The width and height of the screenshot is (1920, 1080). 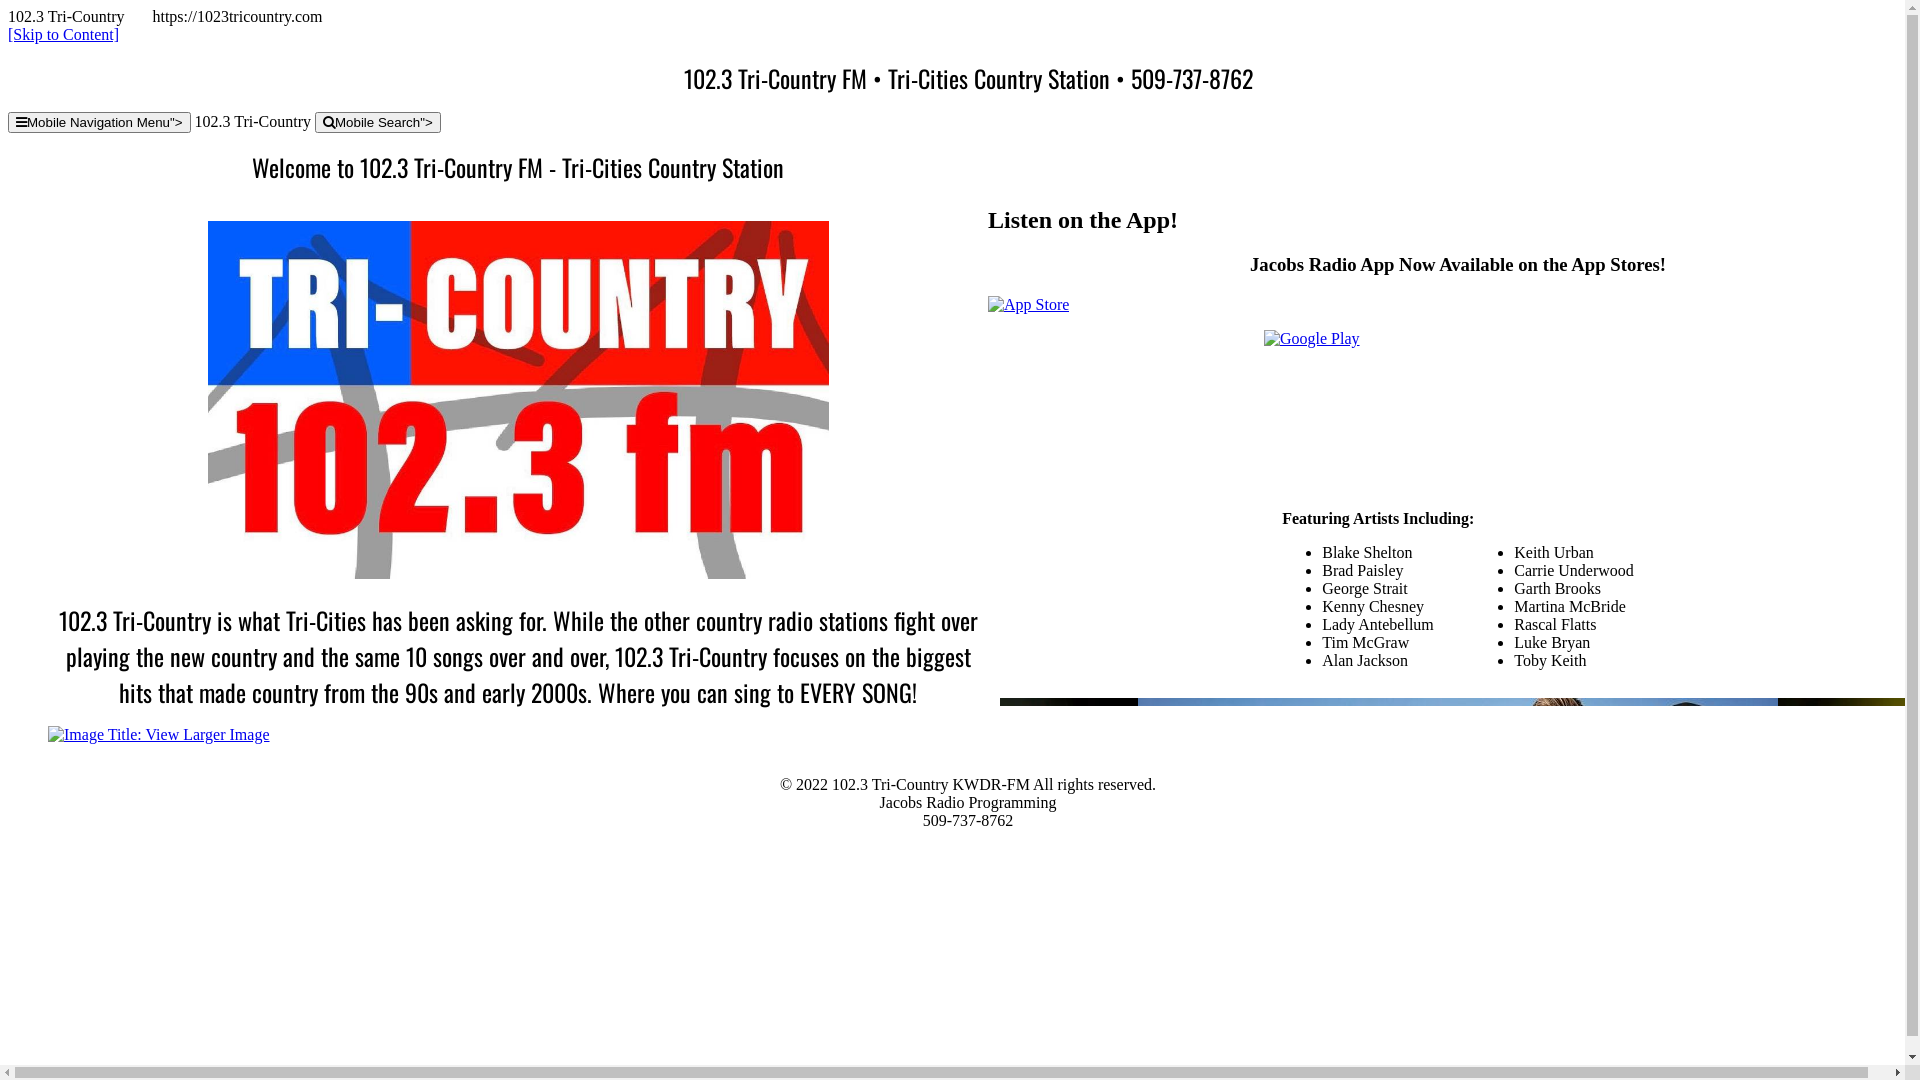 What do you see at coordinates (98, 122) in the screenshot?
I see `'Mobile Navigation Menu">'` at bounding box center [98, 122].